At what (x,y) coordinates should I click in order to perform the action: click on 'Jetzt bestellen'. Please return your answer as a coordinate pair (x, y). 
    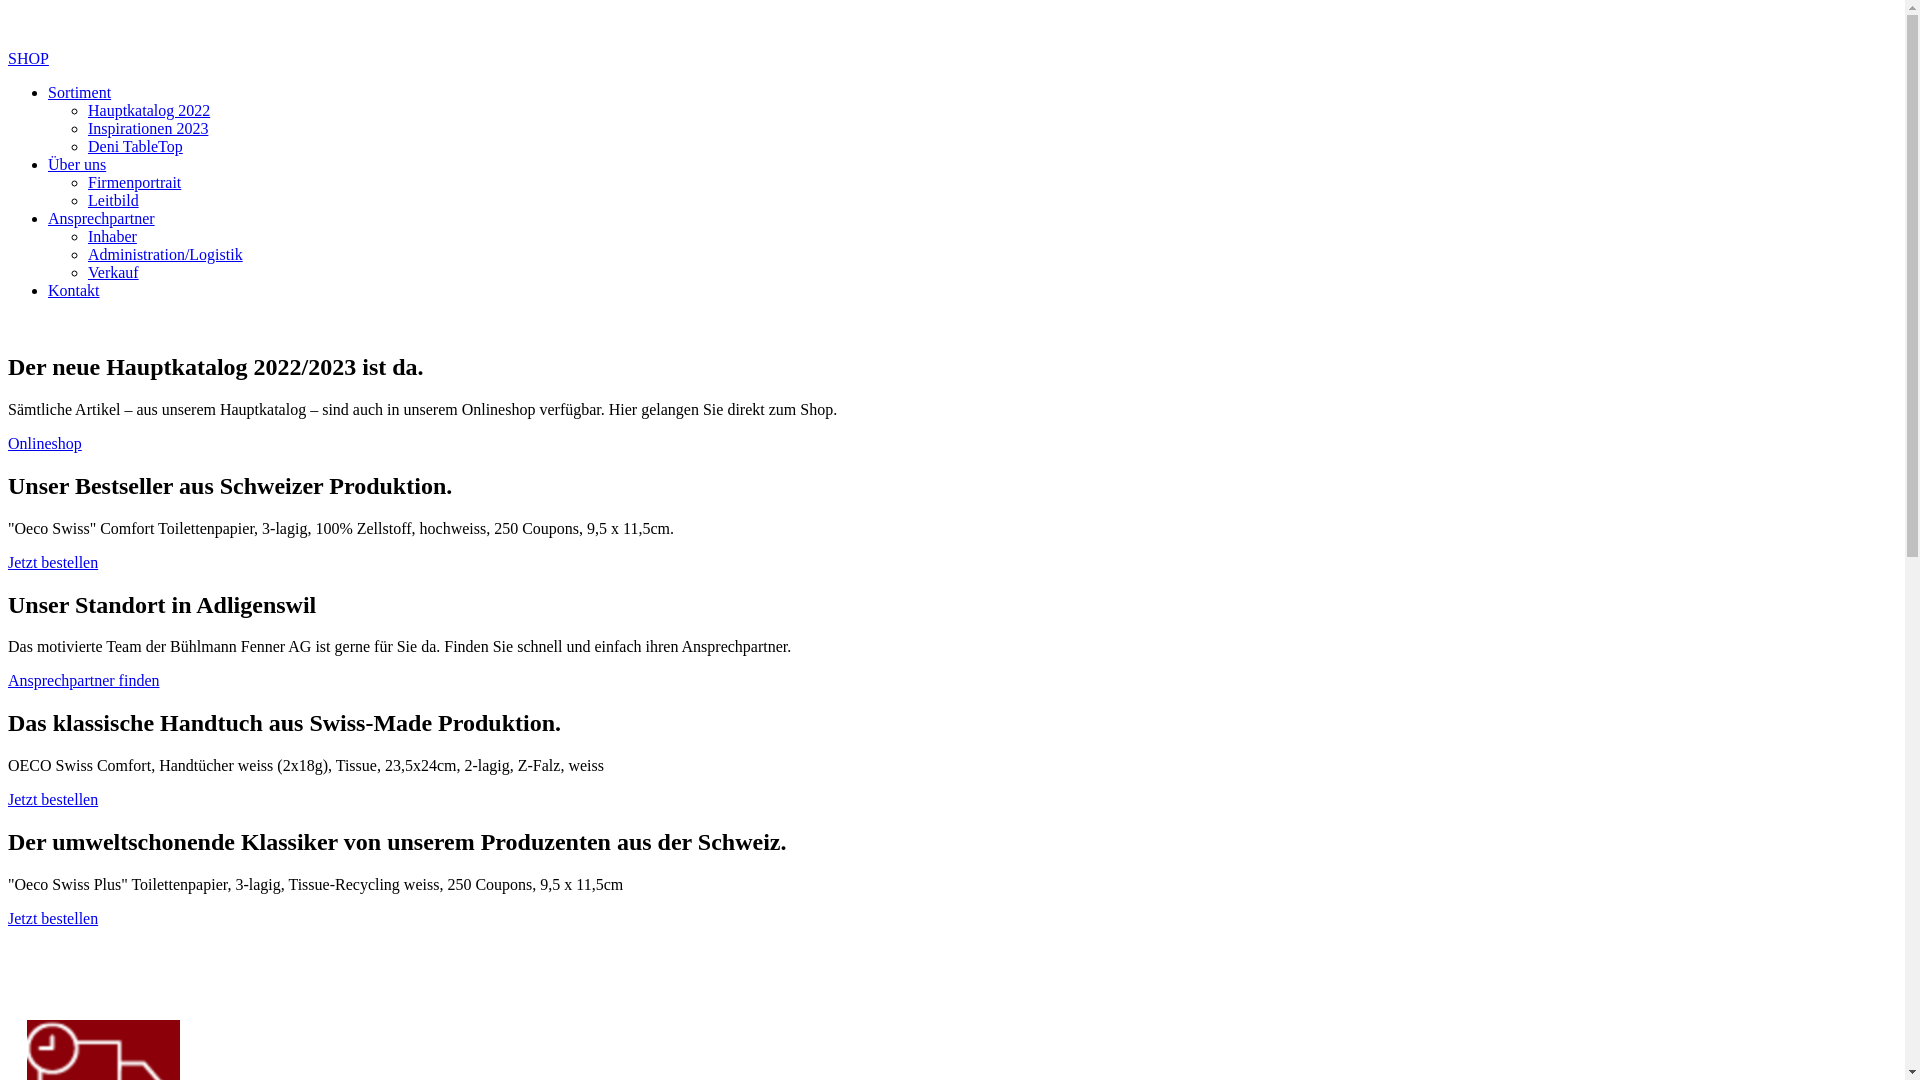
    Looking at the image, I should click on (52, 798).